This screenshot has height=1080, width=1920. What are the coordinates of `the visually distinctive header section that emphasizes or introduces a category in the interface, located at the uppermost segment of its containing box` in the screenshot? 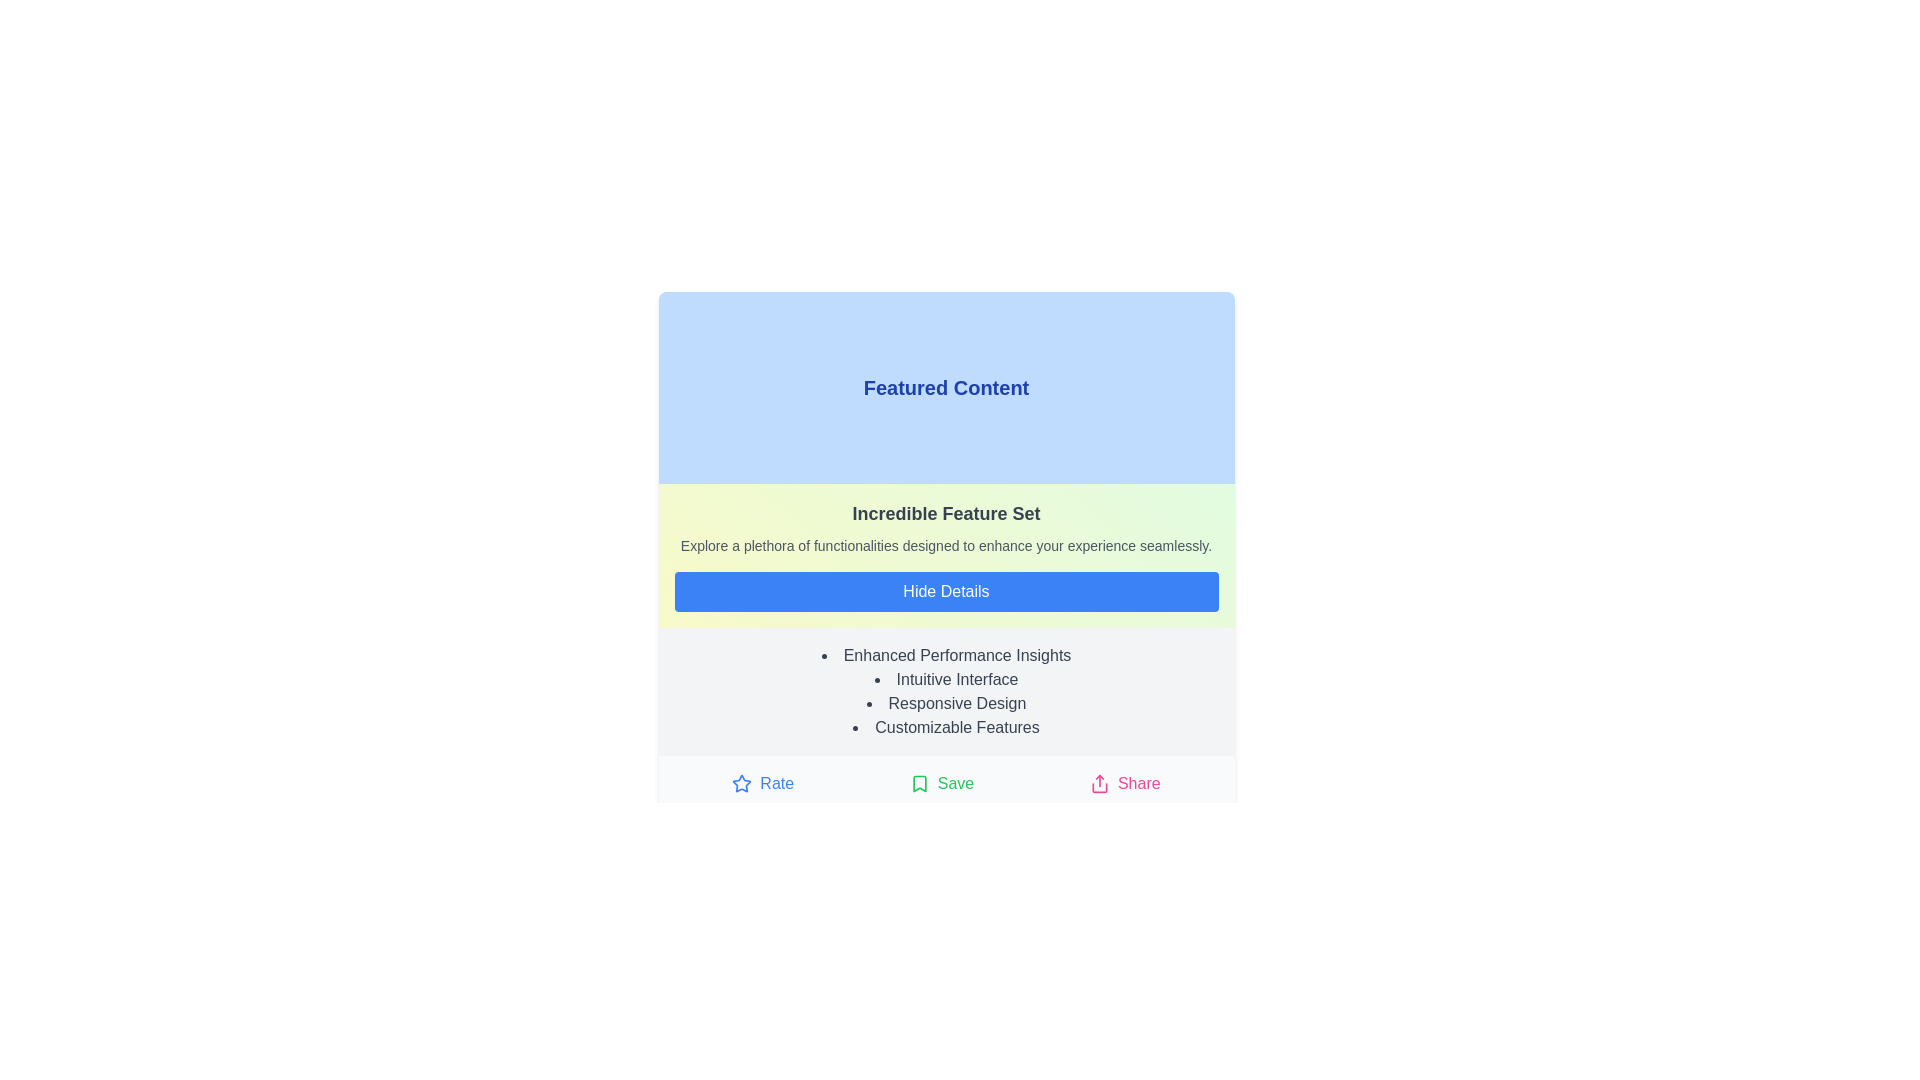 It's located at (945, 388).